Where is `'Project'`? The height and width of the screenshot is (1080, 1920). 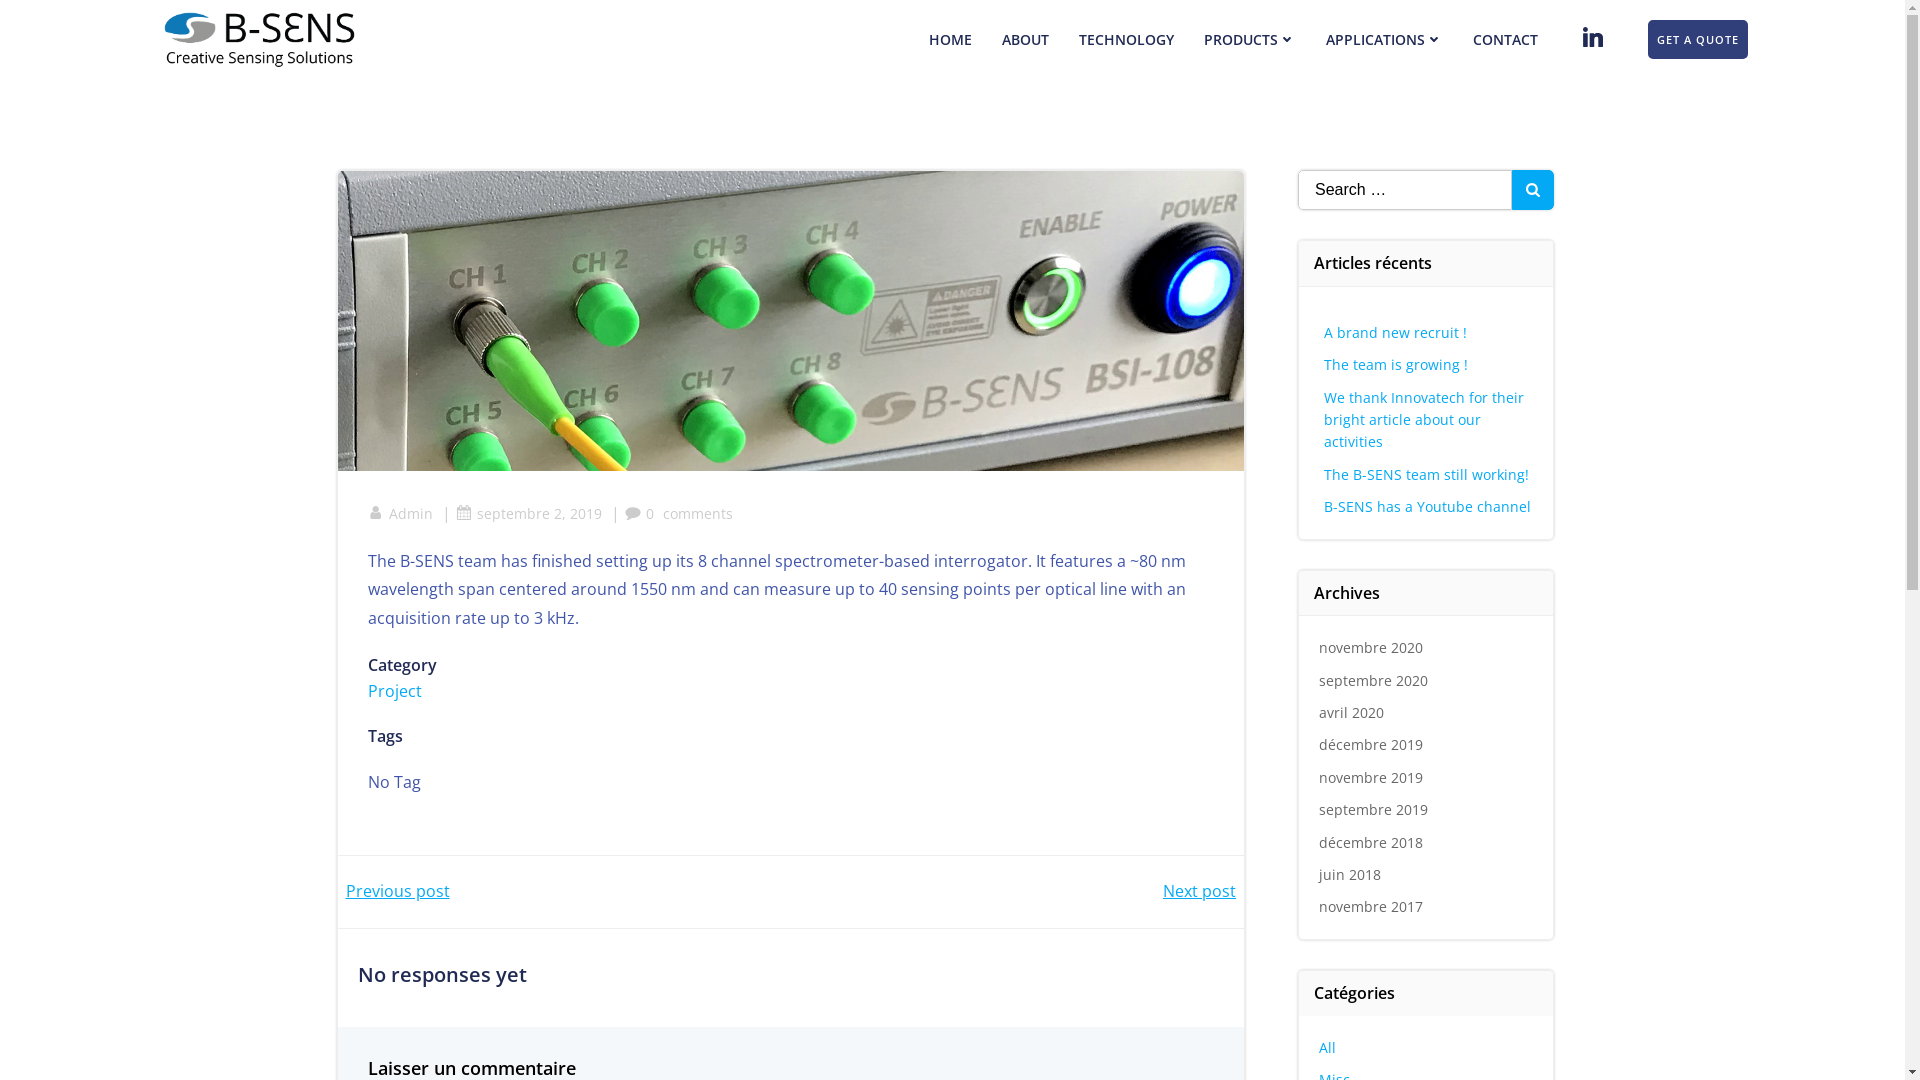
'Project' is located at coordinates (394, 689).